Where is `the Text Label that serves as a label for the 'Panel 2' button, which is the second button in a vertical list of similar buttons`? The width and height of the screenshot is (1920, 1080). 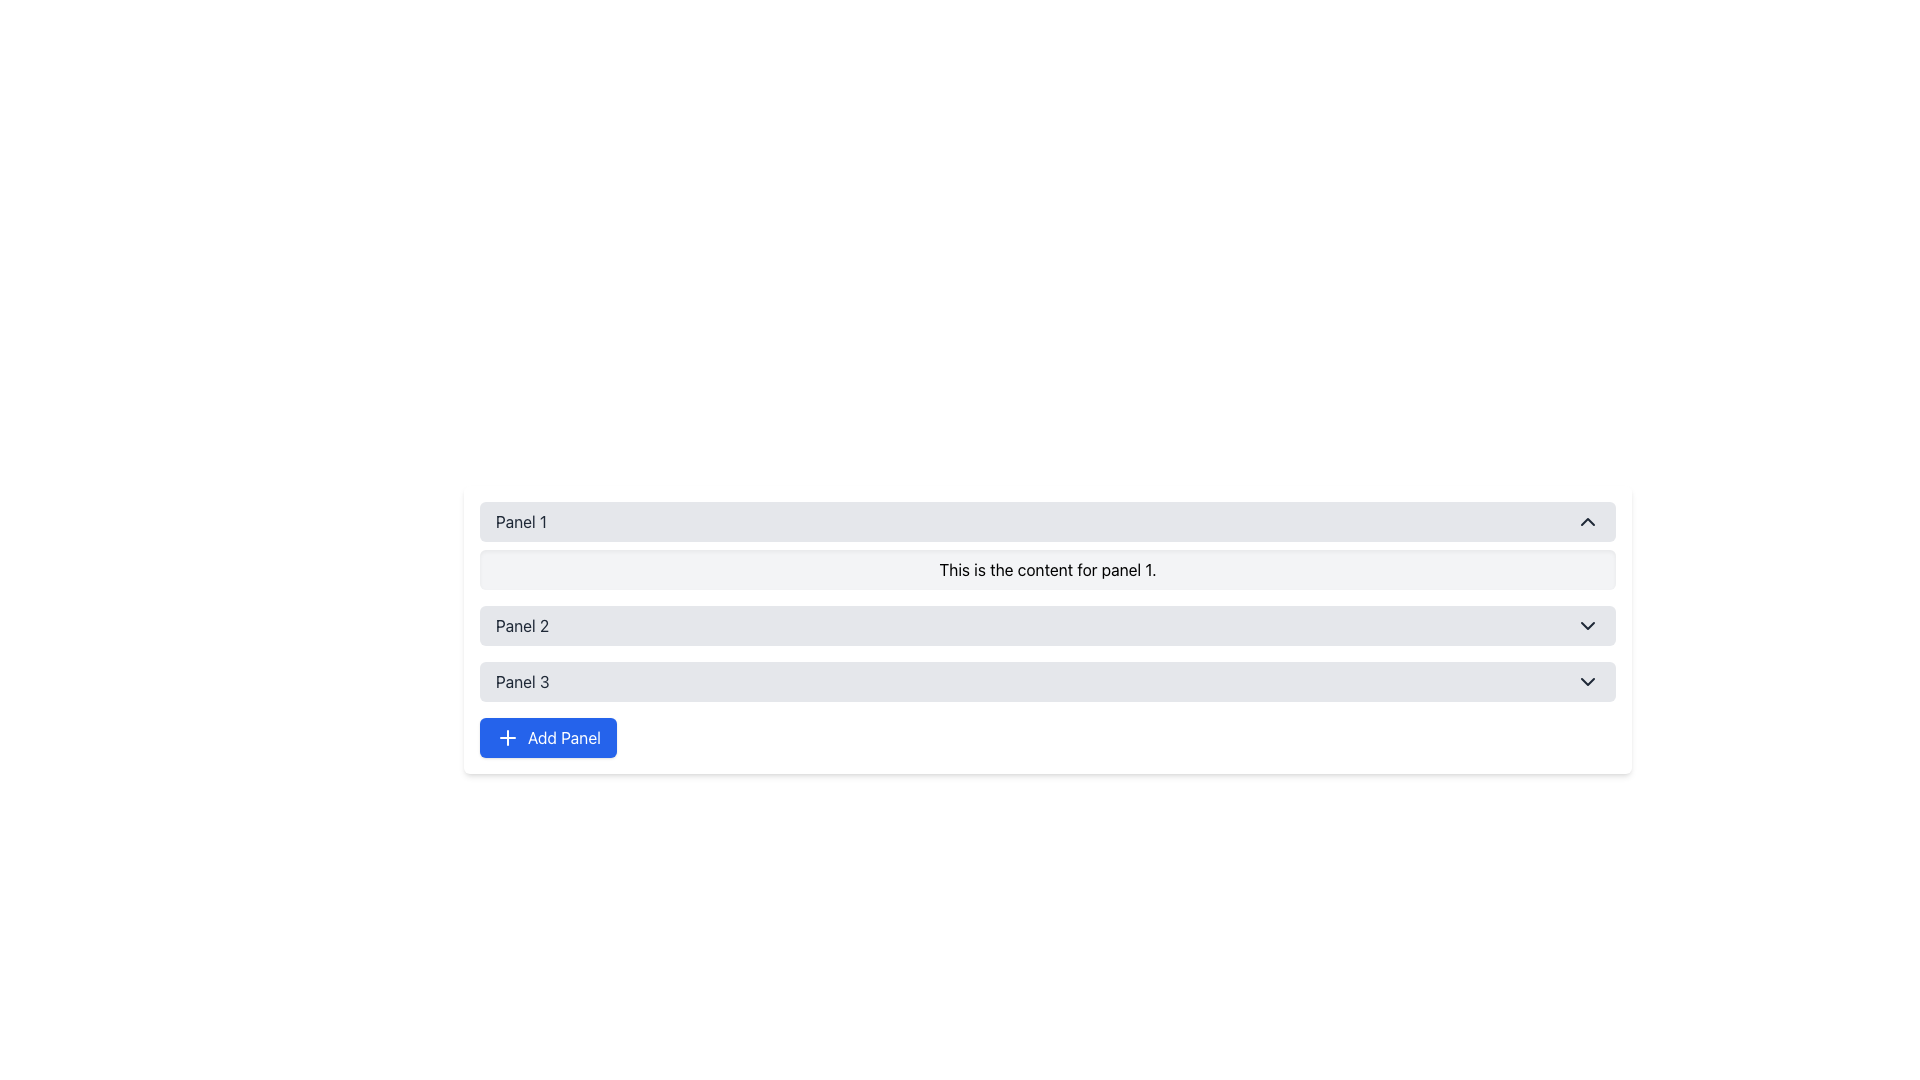 the Text Label that serves as a label for the 'Panel 2' button, which is the second button in a vertical list of similar buttons is located at coordinates (522, 624).